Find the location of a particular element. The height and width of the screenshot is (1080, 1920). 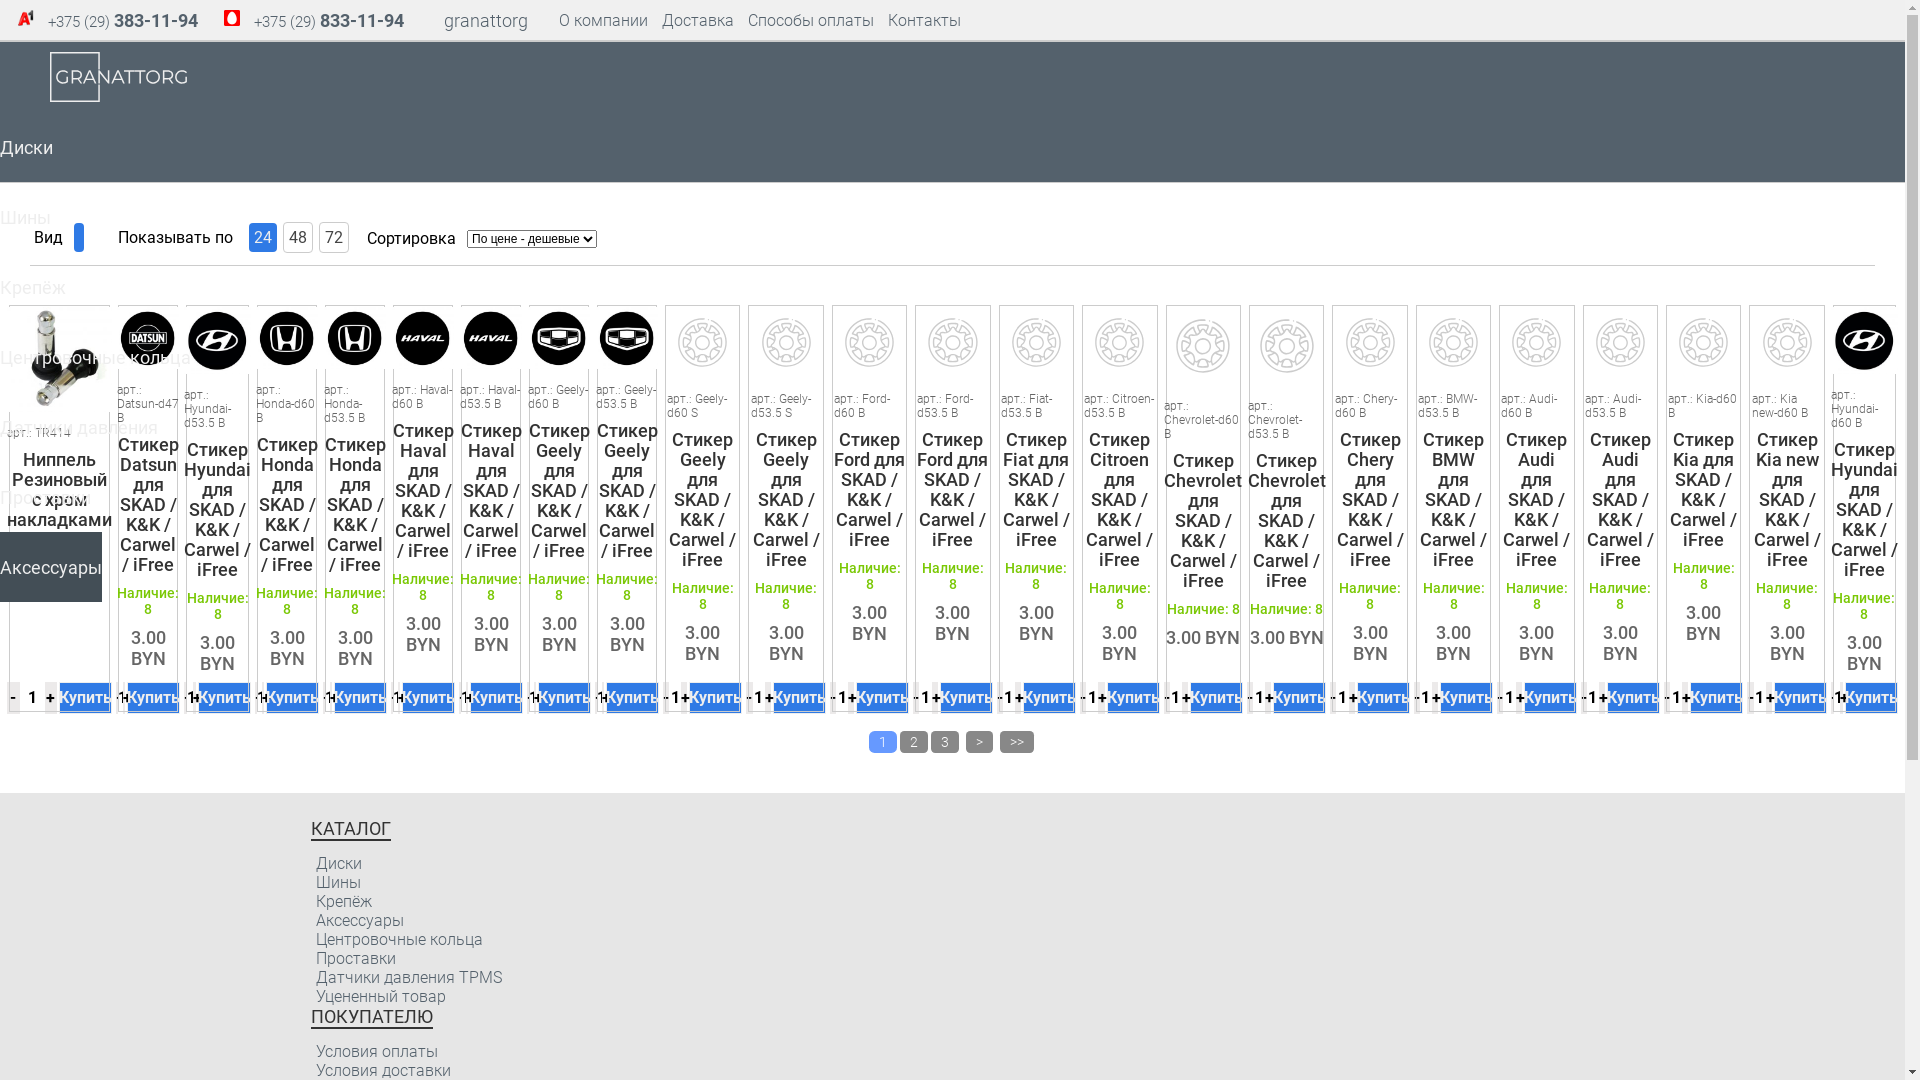

'granattorg' is located at coordinates (485, 21).